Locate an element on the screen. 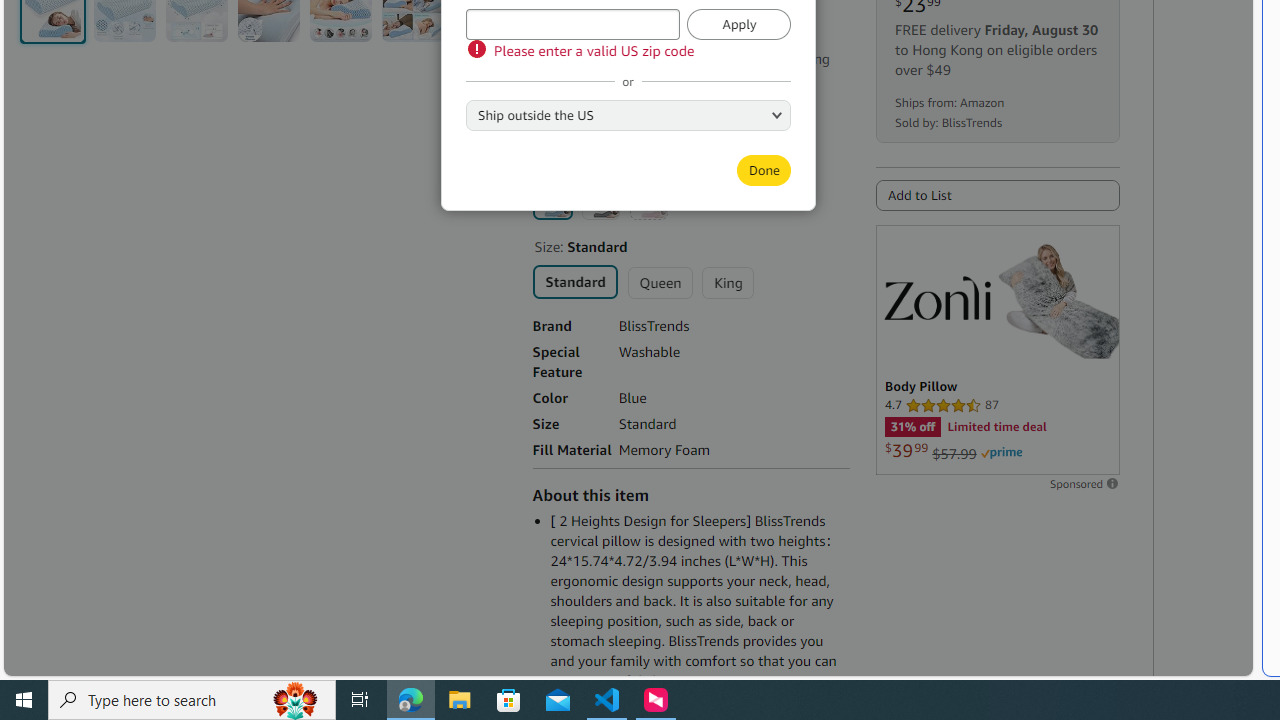 Image resolution: width=1280 pixels, height=720 pixels. 'Prime' is located at coordinates (1001, 453).